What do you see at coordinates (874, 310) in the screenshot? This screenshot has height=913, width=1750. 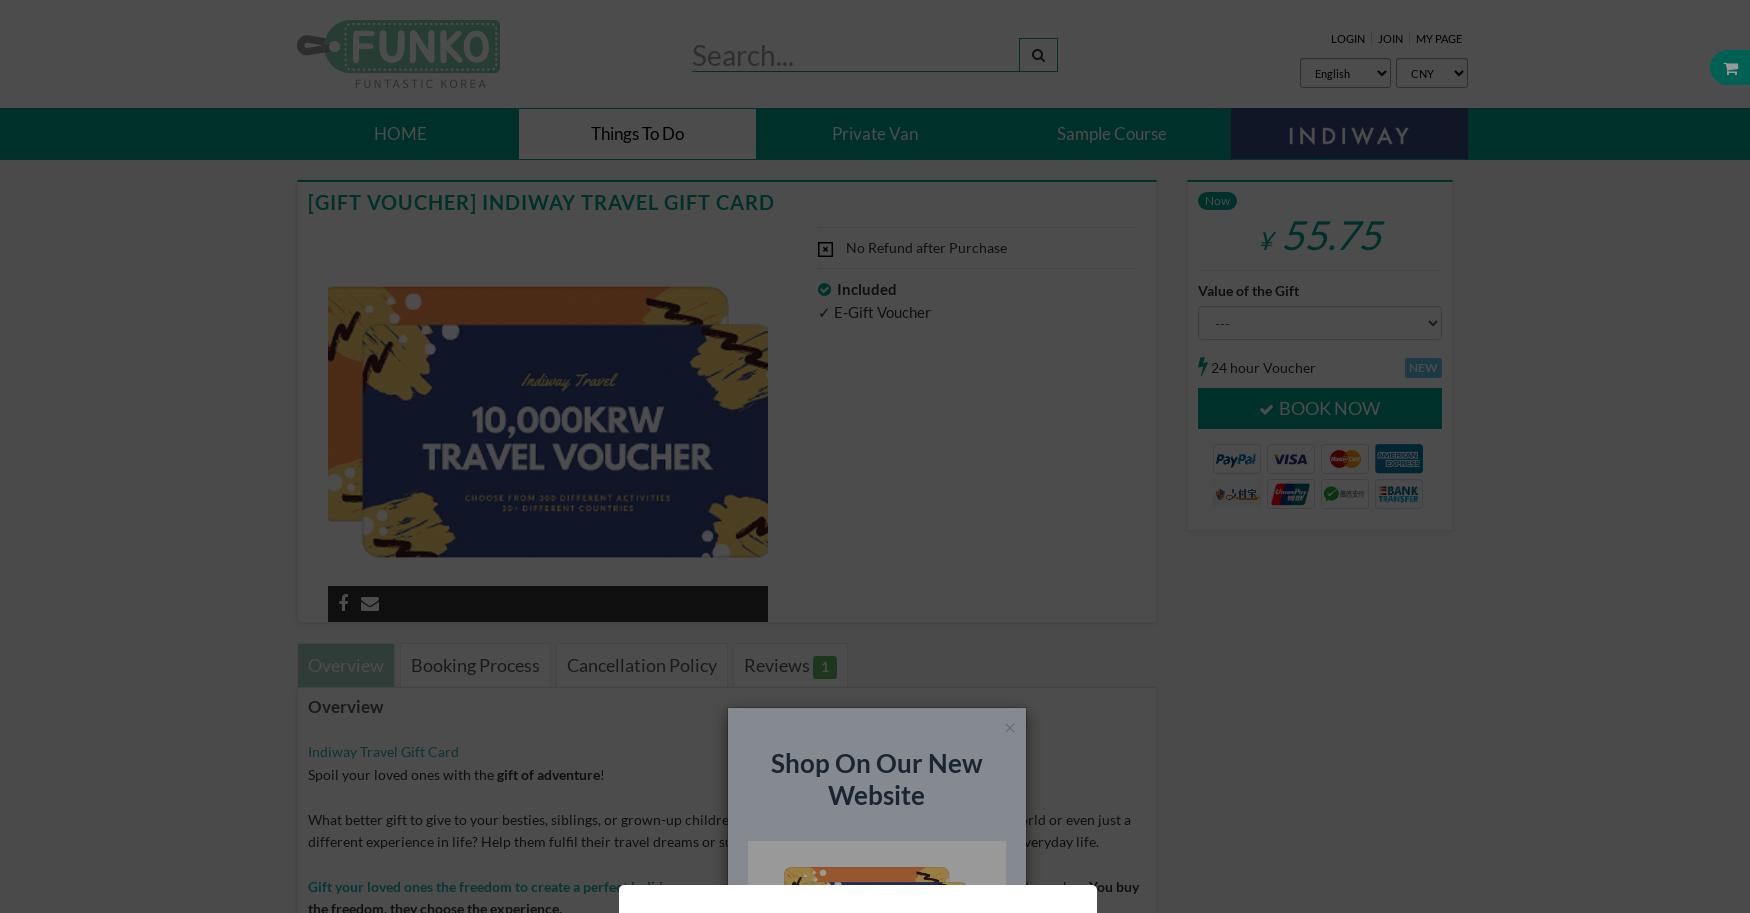 I see `'✓ E-Gift Voucher'` at bounding box center [874, 310].